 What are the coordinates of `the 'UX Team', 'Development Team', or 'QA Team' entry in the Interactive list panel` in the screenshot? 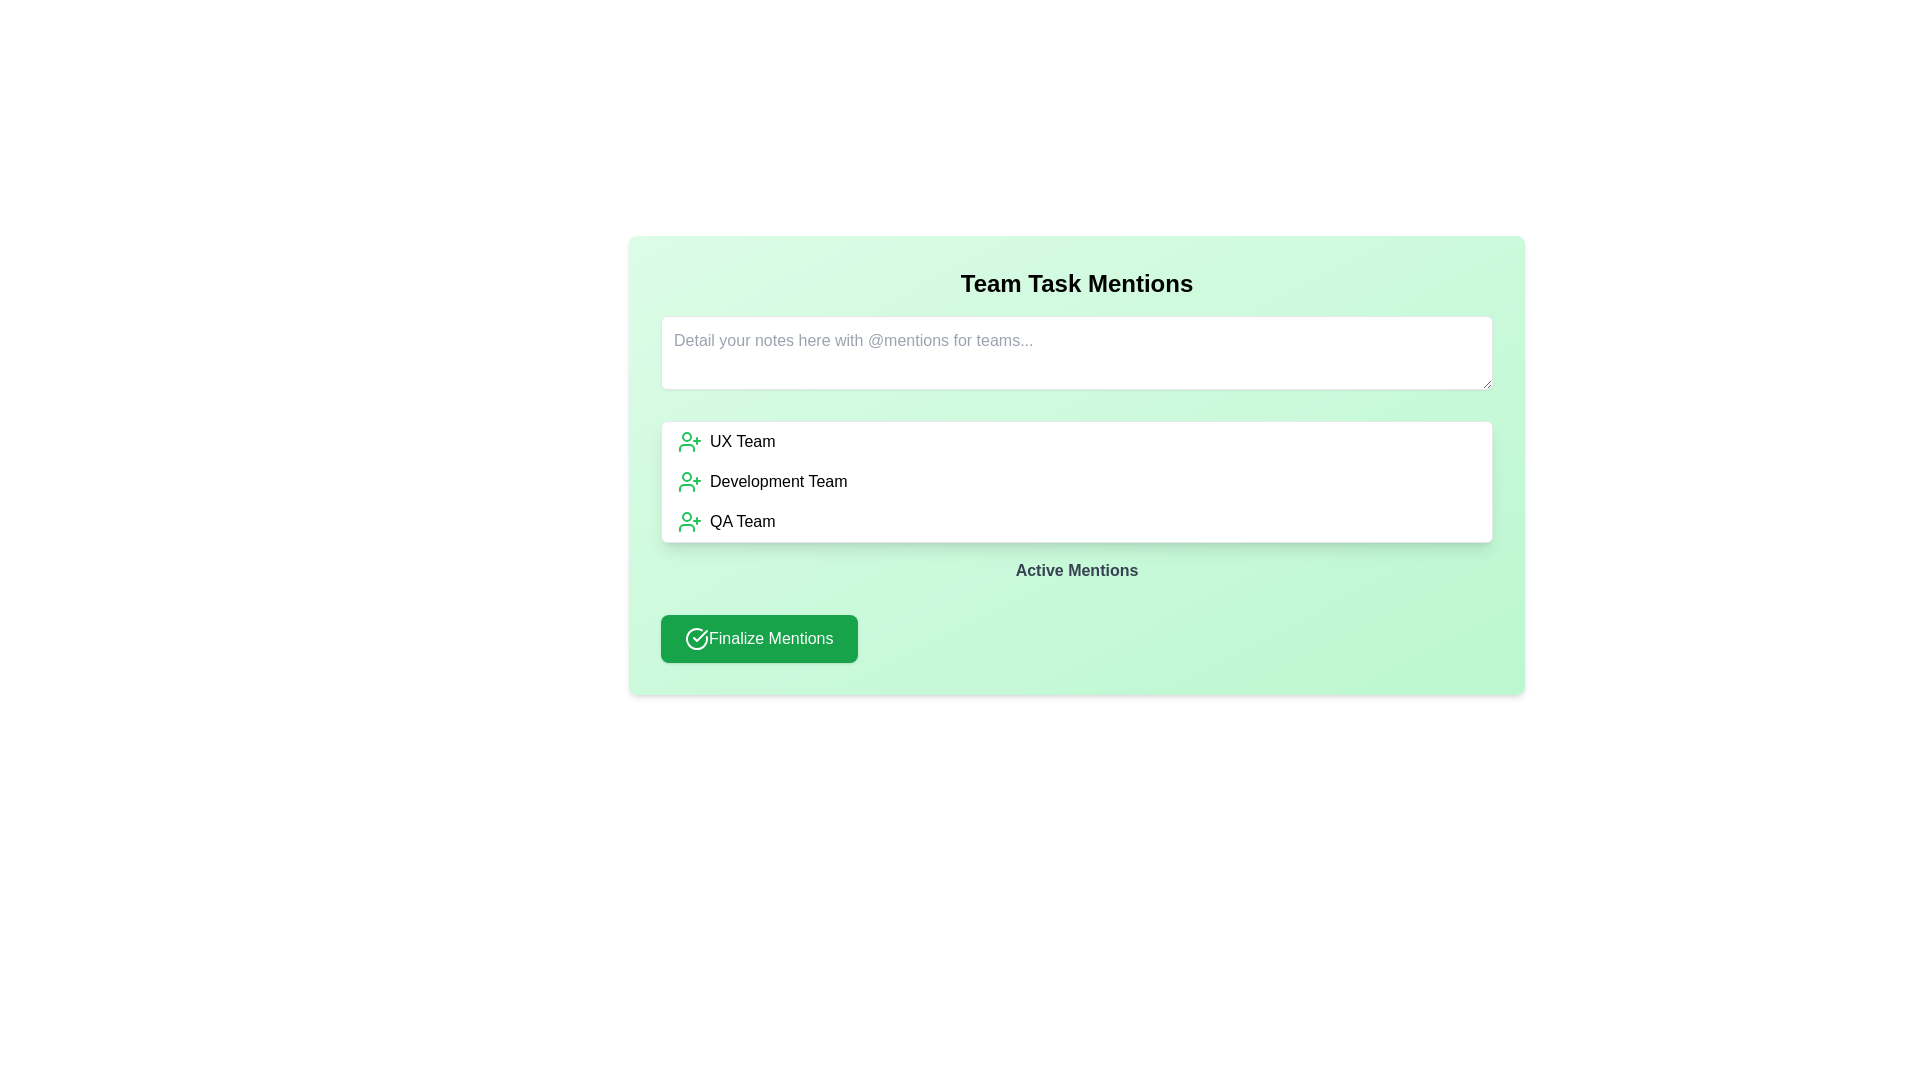 It's located at (1075, 482).